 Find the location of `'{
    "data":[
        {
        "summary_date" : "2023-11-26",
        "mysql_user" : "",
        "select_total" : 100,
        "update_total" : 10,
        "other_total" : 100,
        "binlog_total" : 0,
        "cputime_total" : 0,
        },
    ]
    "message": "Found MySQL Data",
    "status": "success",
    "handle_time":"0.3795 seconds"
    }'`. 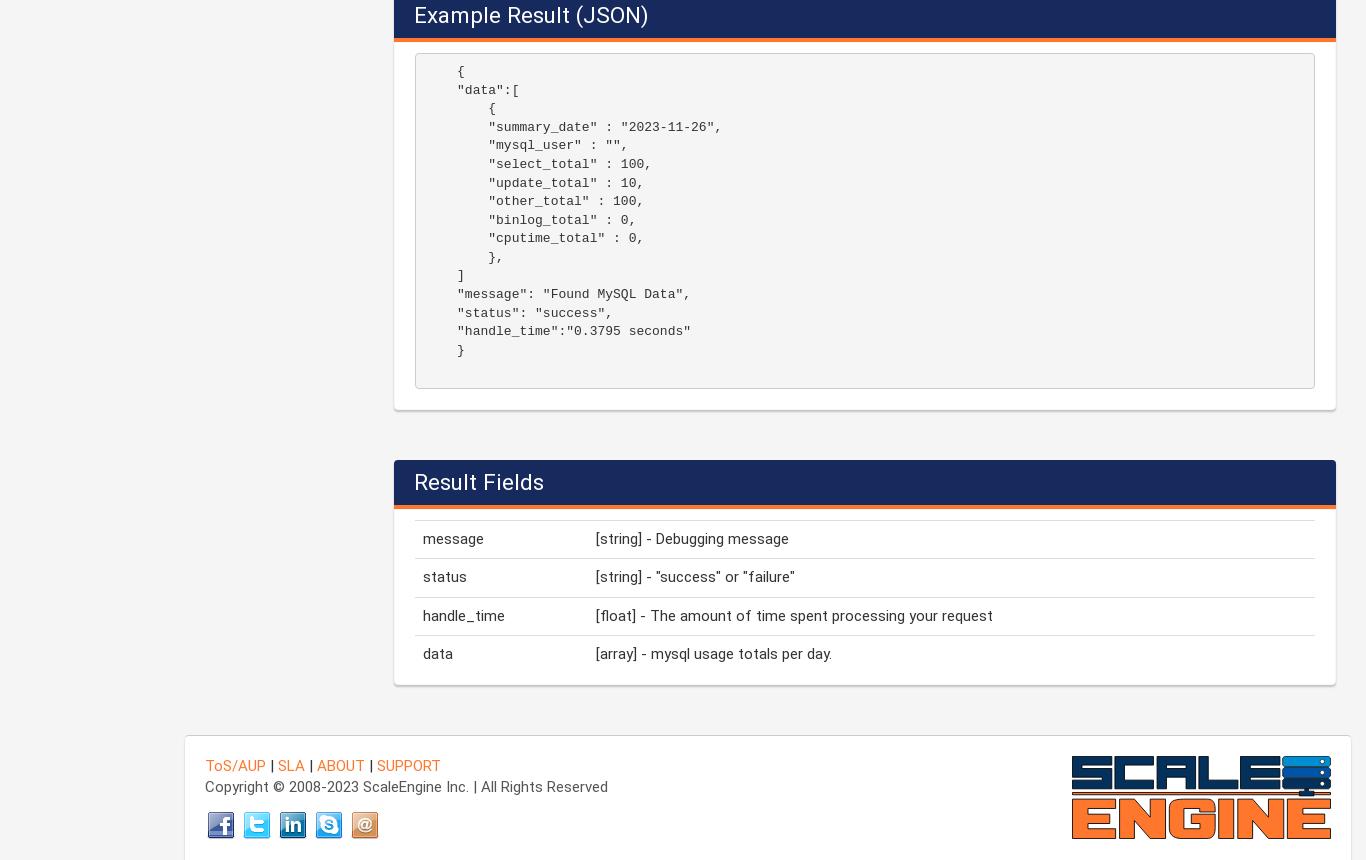

'{
    "data":[
        {
        "summary_date" : "2023-11-26",
        "mysql_user" : "",
        "select_total" : 100,
        "update_total" : 10,
        "other_total" : 100,
        "binlog_total" : 0,
        "cputime_total" : 0,
        },
    ]
    "message": "Found MySQL Data",
    "status": "success",
    "handle_time":"0.3795 seconds"
    }' is located at coordinates (572, 219).